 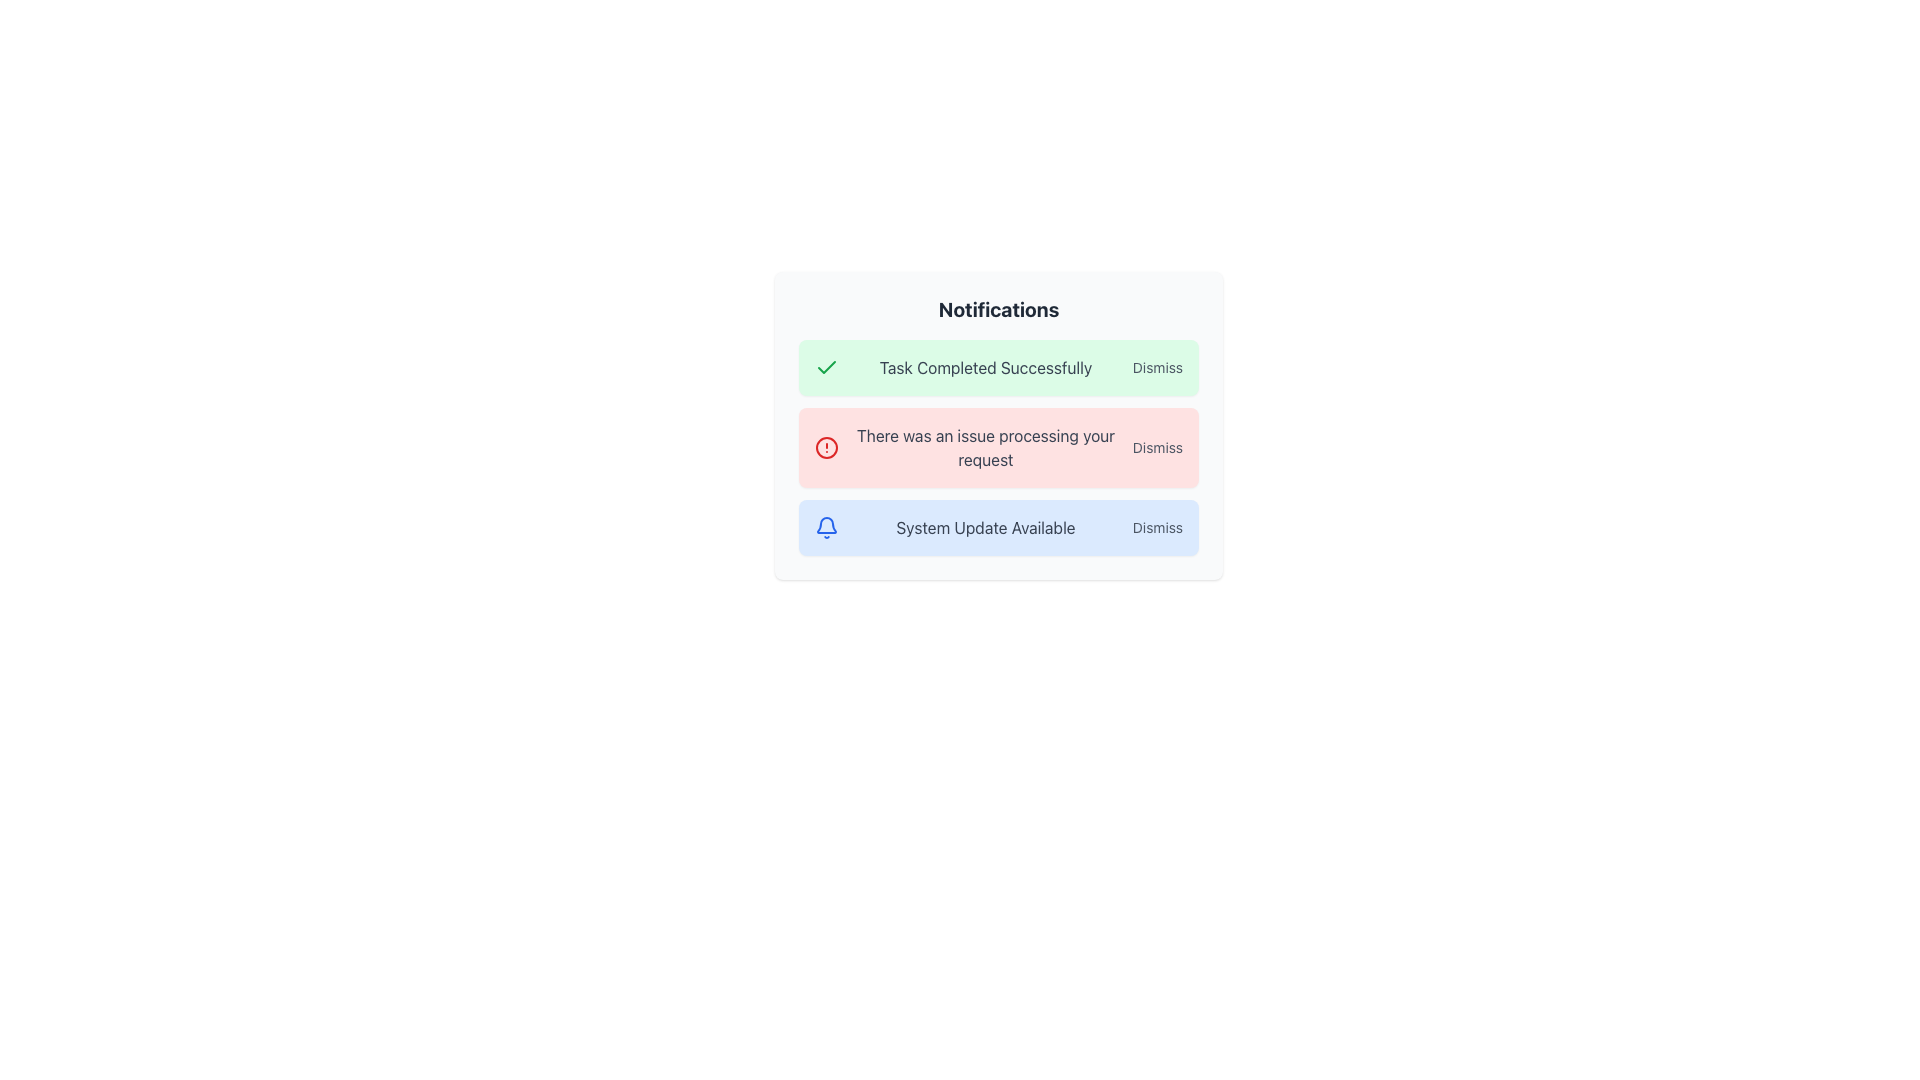 What do you see at coordinates (826, 524) in the screenshot?
I see `the second graphical subcomponent of the notification bell icon, which represents part of the icon used for alerts or updates` at bounding box center [826, 524].